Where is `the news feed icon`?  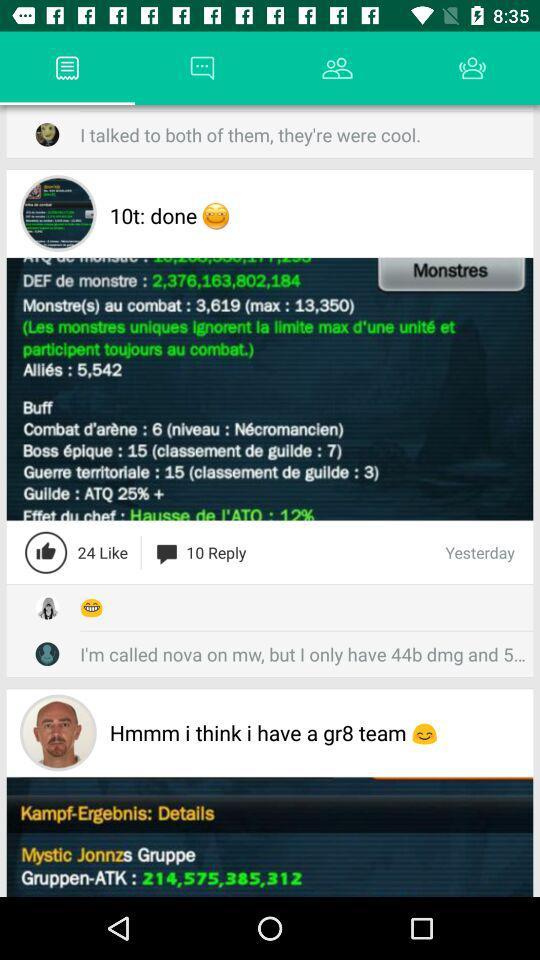 the news feed icon is located at coordinates (67, 68).